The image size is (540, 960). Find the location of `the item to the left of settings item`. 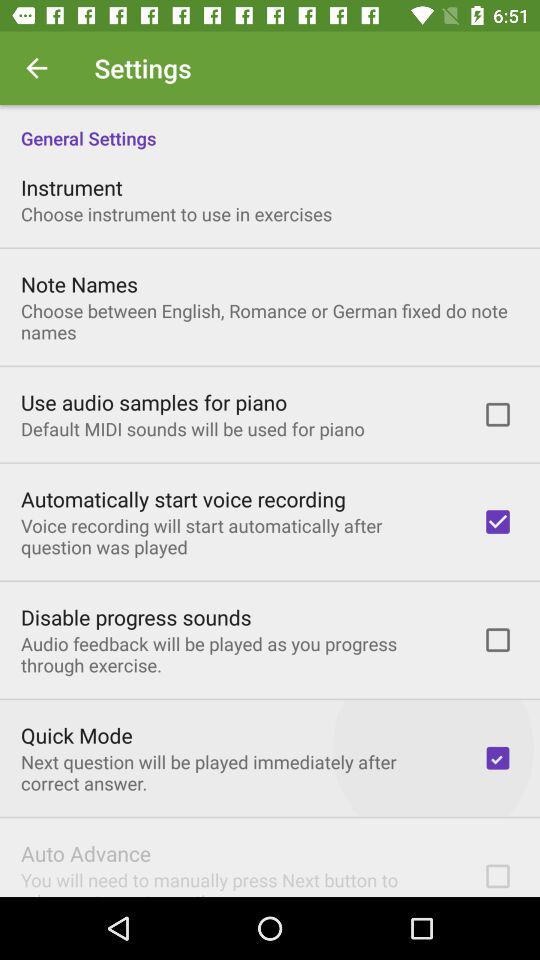

the item to the left of settings item is located at coordinates (36, 68).